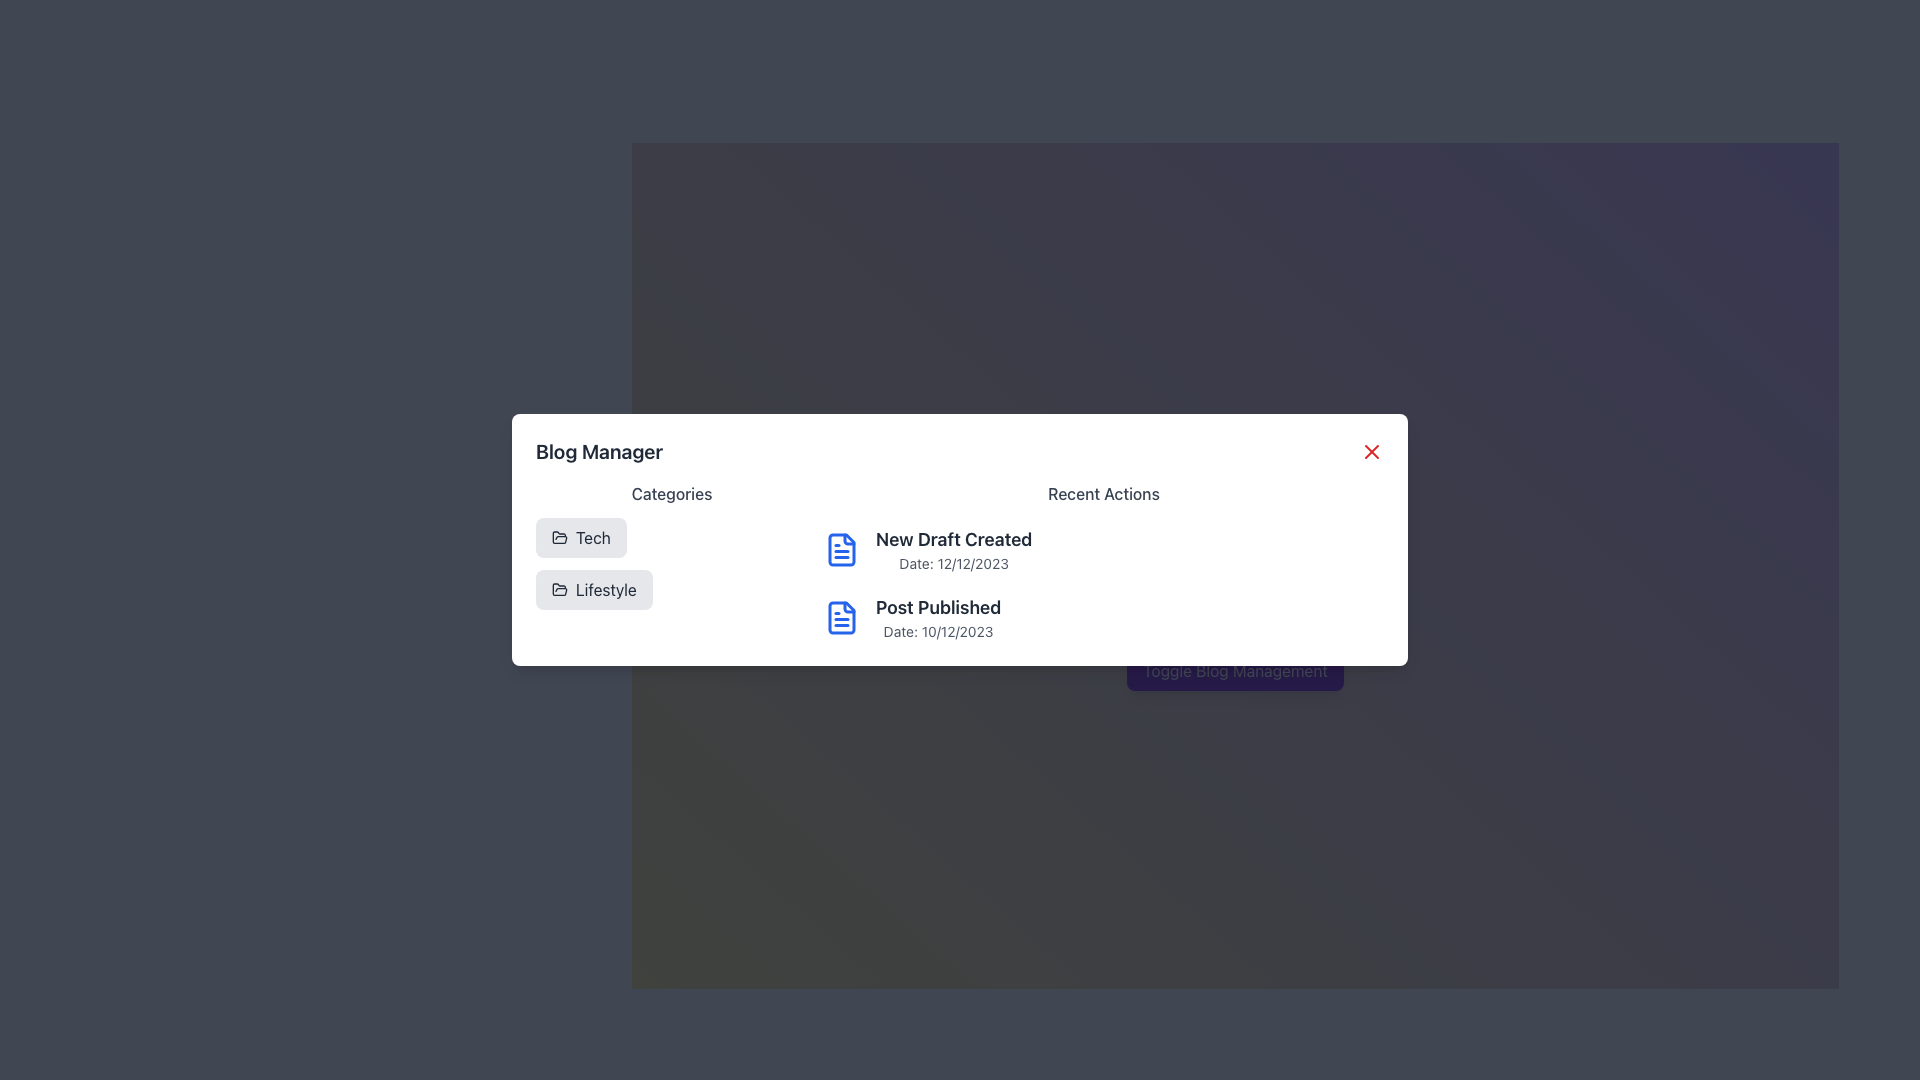 This screenshot has height=1080, width=1920. Describe the element at coordinates (937, 607) in the screenshot. I see `bold text label that states 'Post Published', prominently displayed in dark gray within the right-hand column under 'Recent Actions'` at that location.